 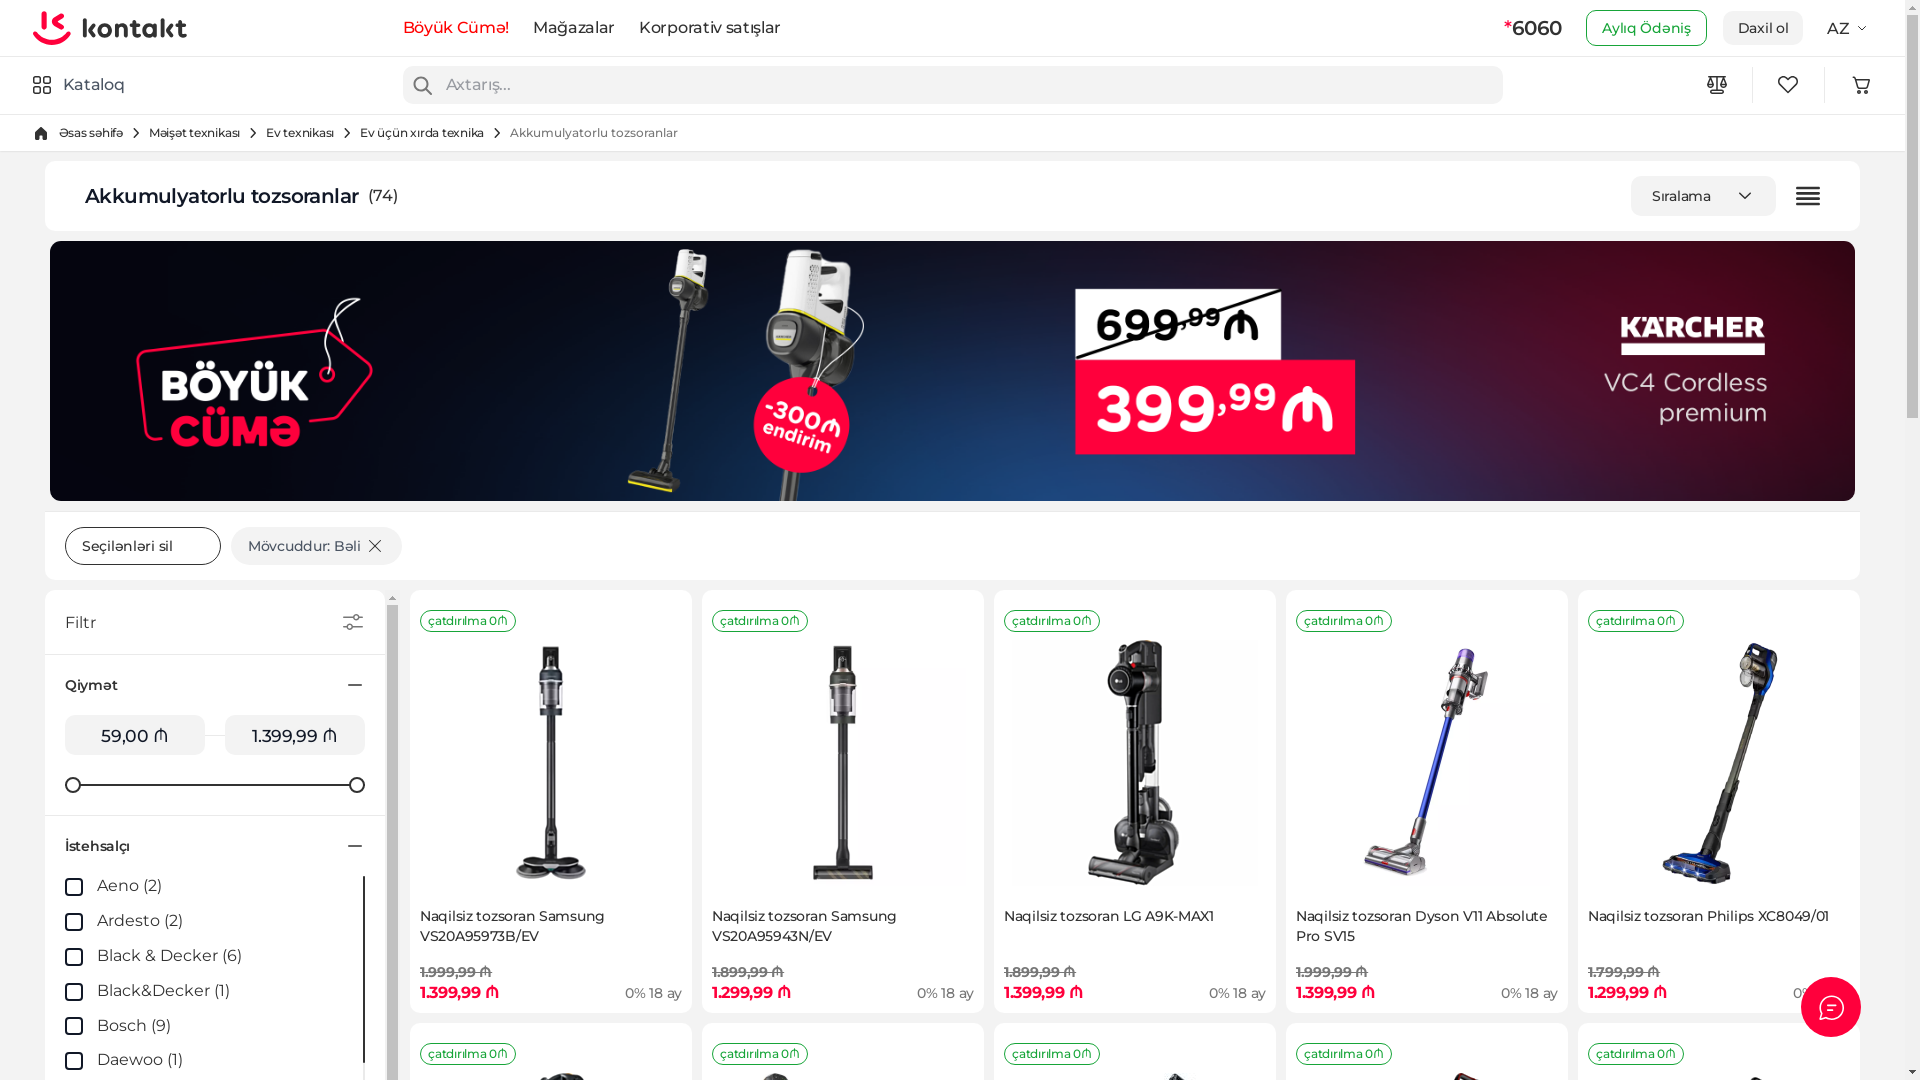 I want to click on 'Daxil ol', so click(x=1763, y=27).